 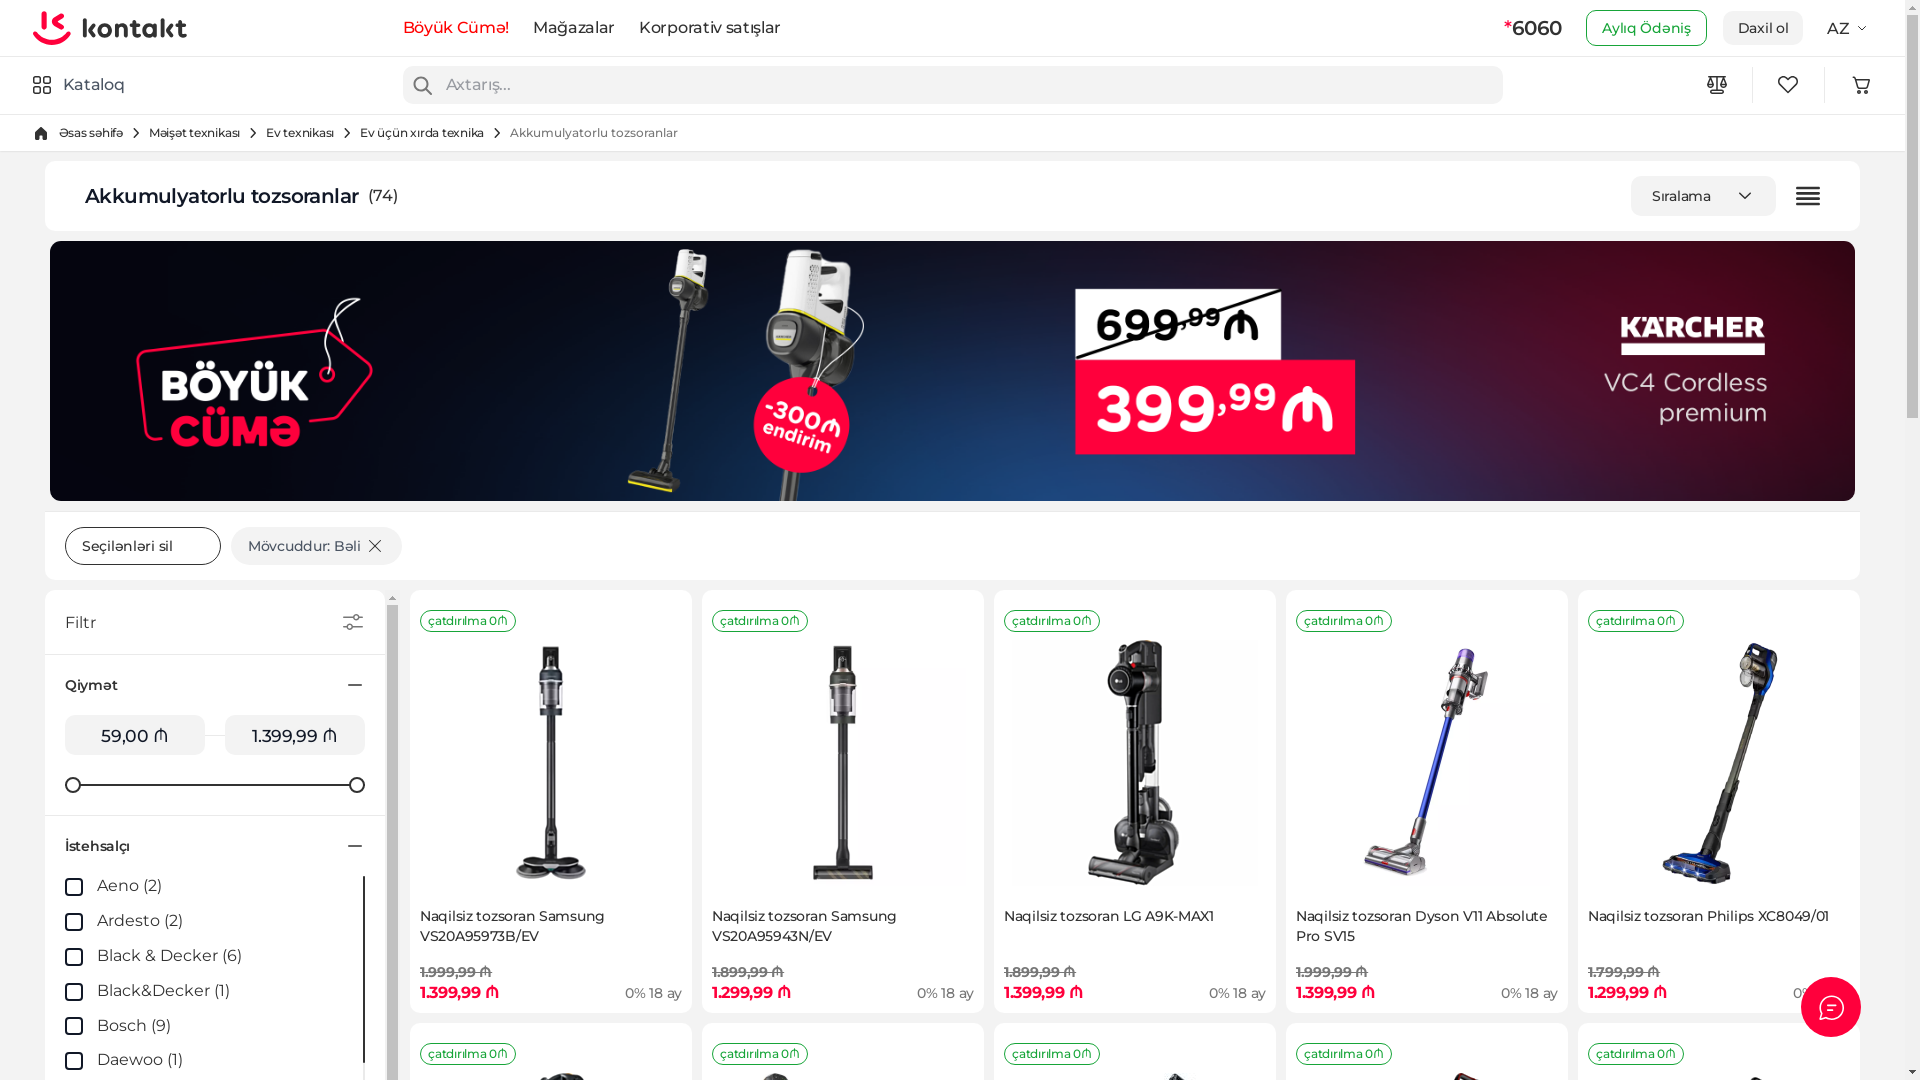 I want to click on 'Daxil ol', so click(x=1763, y=27).